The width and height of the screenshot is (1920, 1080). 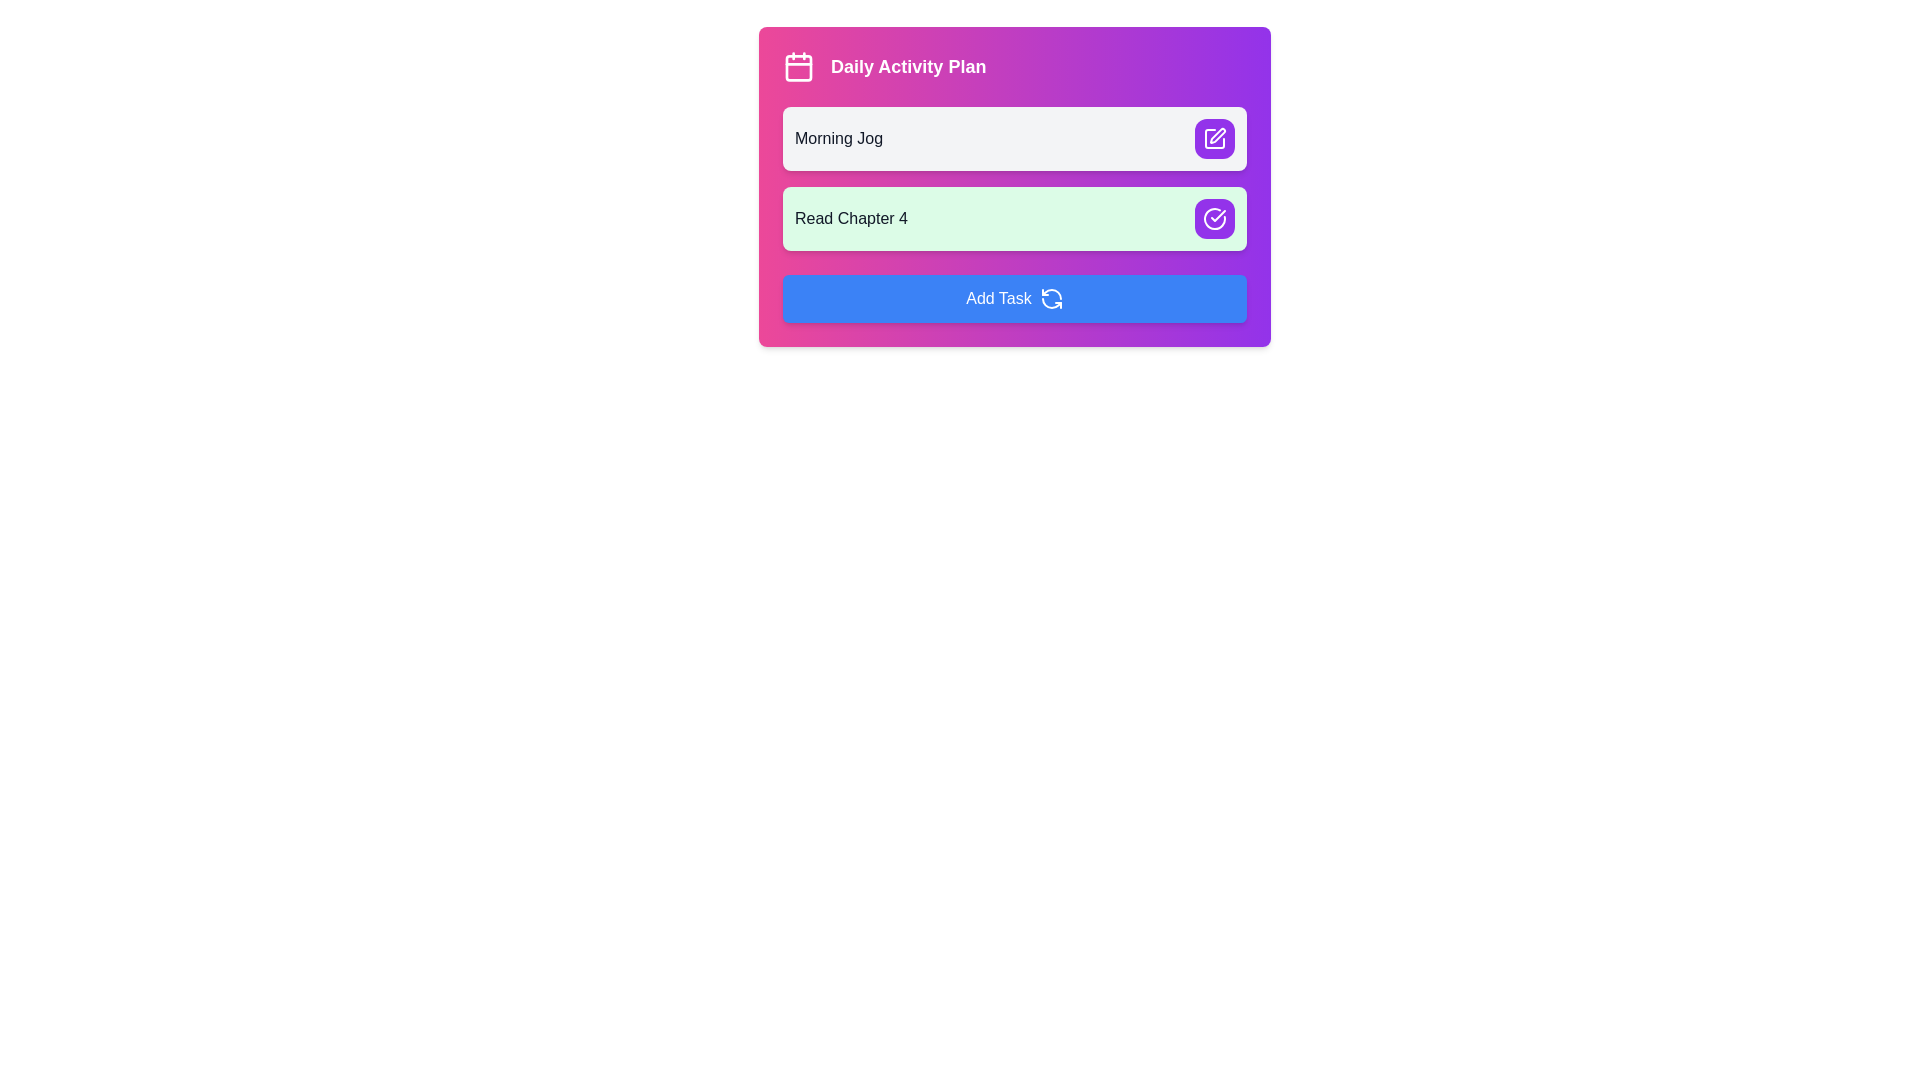 I want to click on the 'Add Task' button with a blue background and white text for keyboard navigation support, so click(x=1014, y=299).